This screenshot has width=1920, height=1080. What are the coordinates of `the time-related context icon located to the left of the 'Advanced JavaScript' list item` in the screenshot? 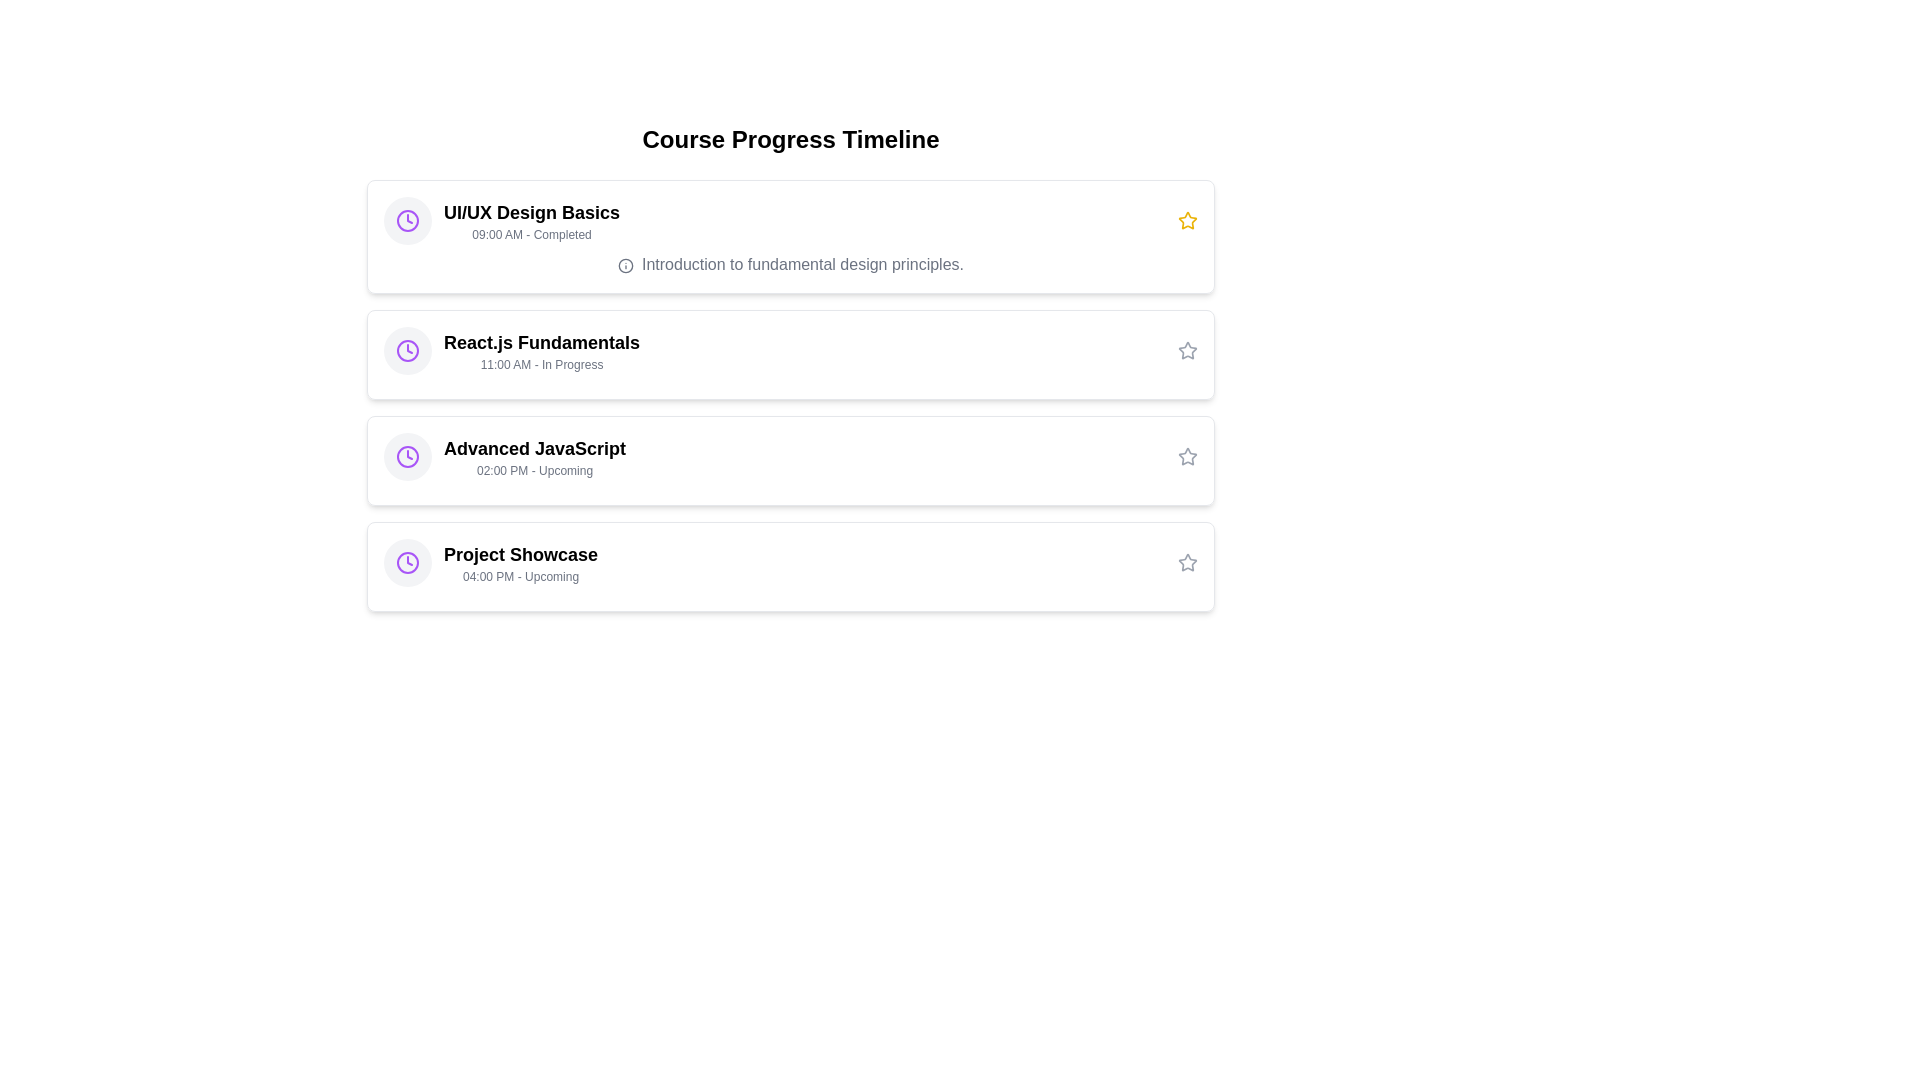 It's located at (407, 456).